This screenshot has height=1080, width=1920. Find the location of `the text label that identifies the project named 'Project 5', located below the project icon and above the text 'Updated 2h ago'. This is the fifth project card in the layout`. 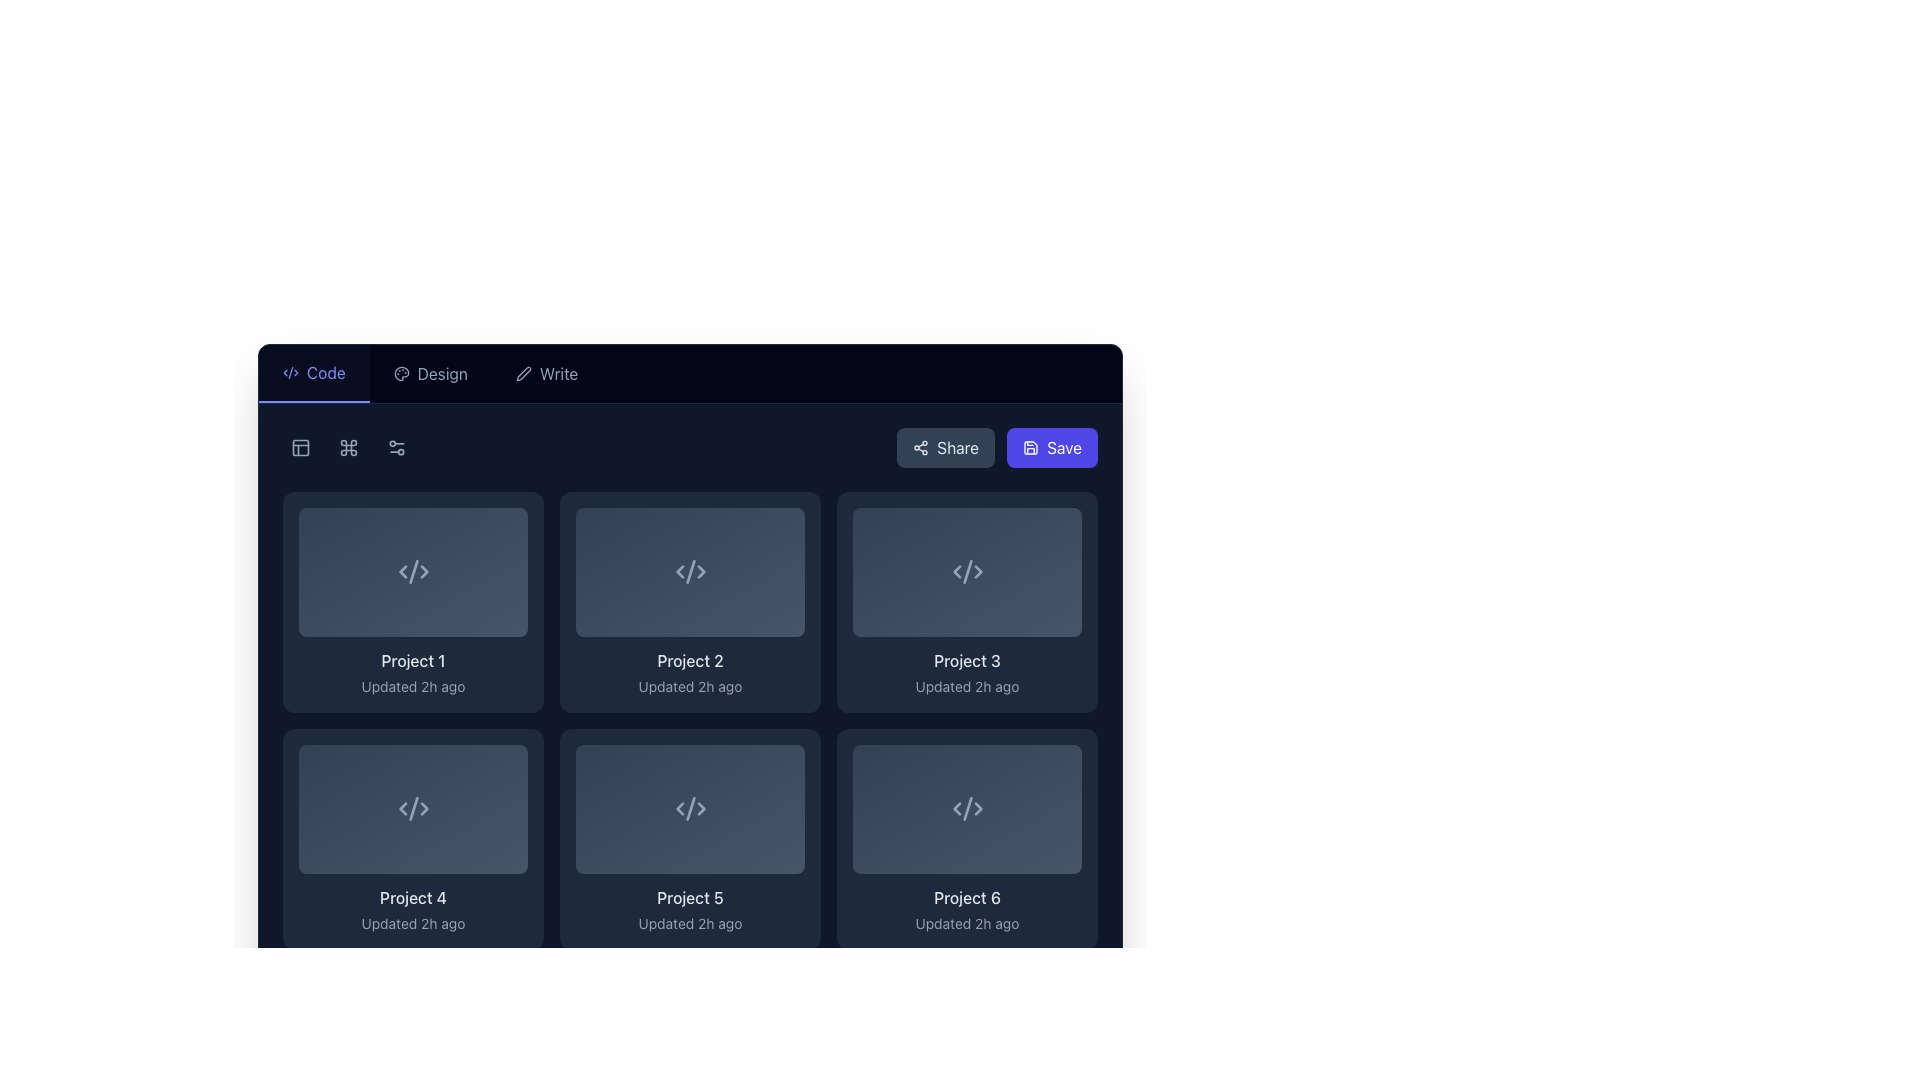

the text label that identifies the project named 'Project 5', located below the project icon and above the text 'Updated 2h ago'. This is the fifth project card in the layout is located at coordinates (690, 896).